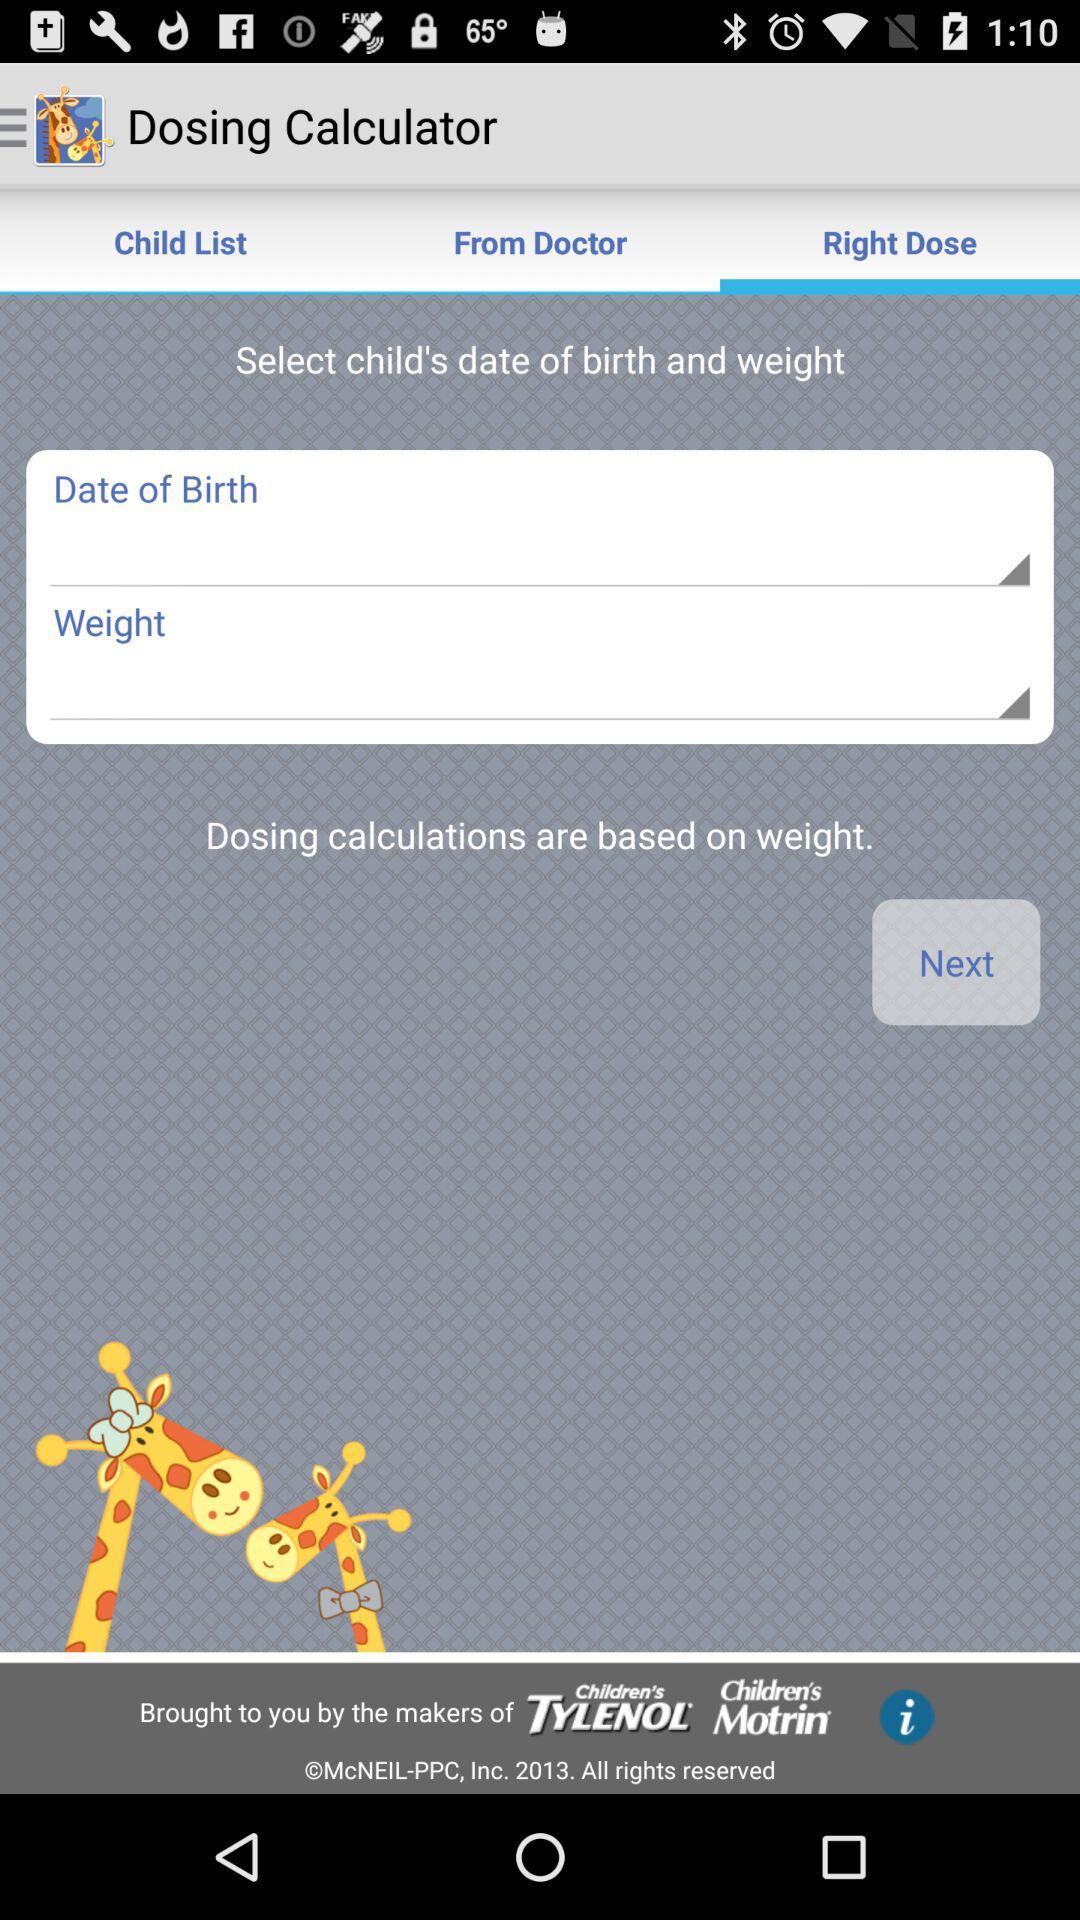 The height and width of the screenshot is (1920, 1080). I want to click on item next to the from doctor icon, so click(898, 240).